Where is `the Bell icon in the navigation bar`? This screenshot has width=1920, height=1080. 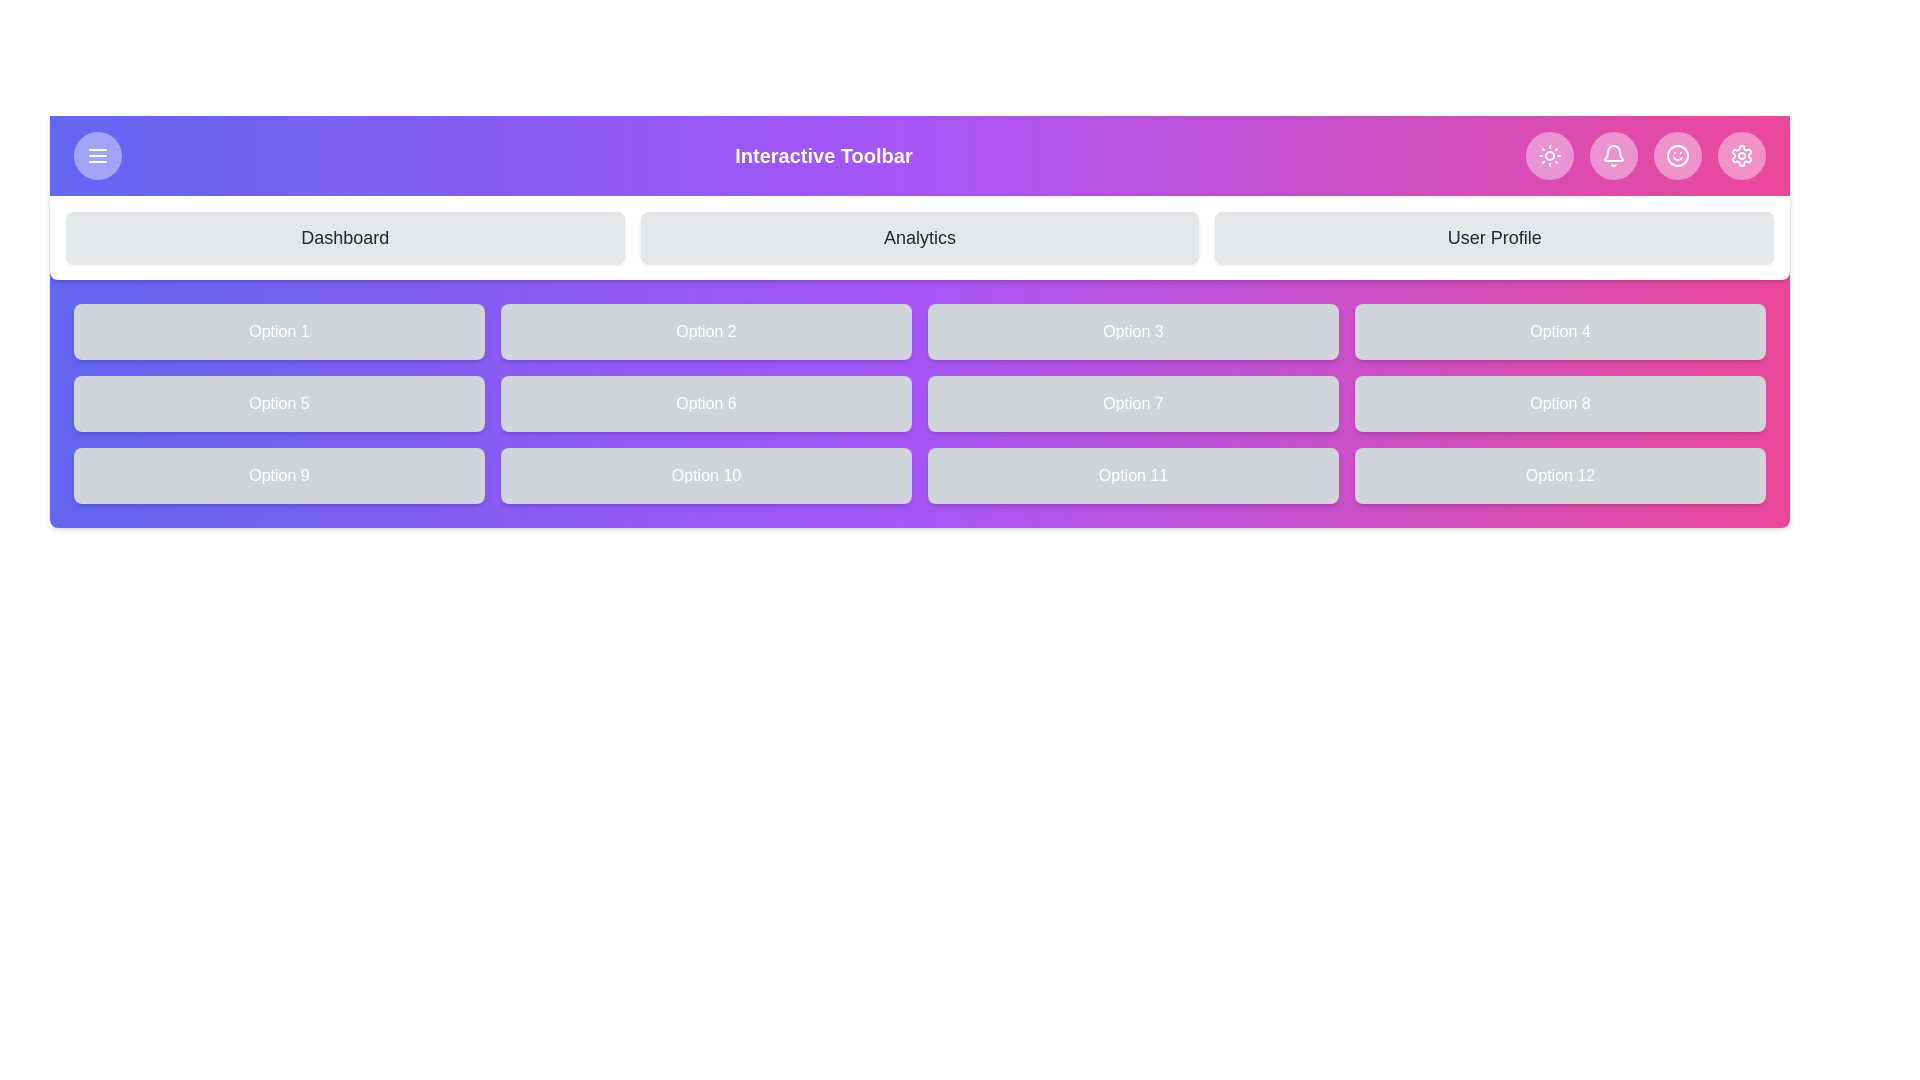
the Bell icon in the navigation bar is located at coordinates (1613, 154).